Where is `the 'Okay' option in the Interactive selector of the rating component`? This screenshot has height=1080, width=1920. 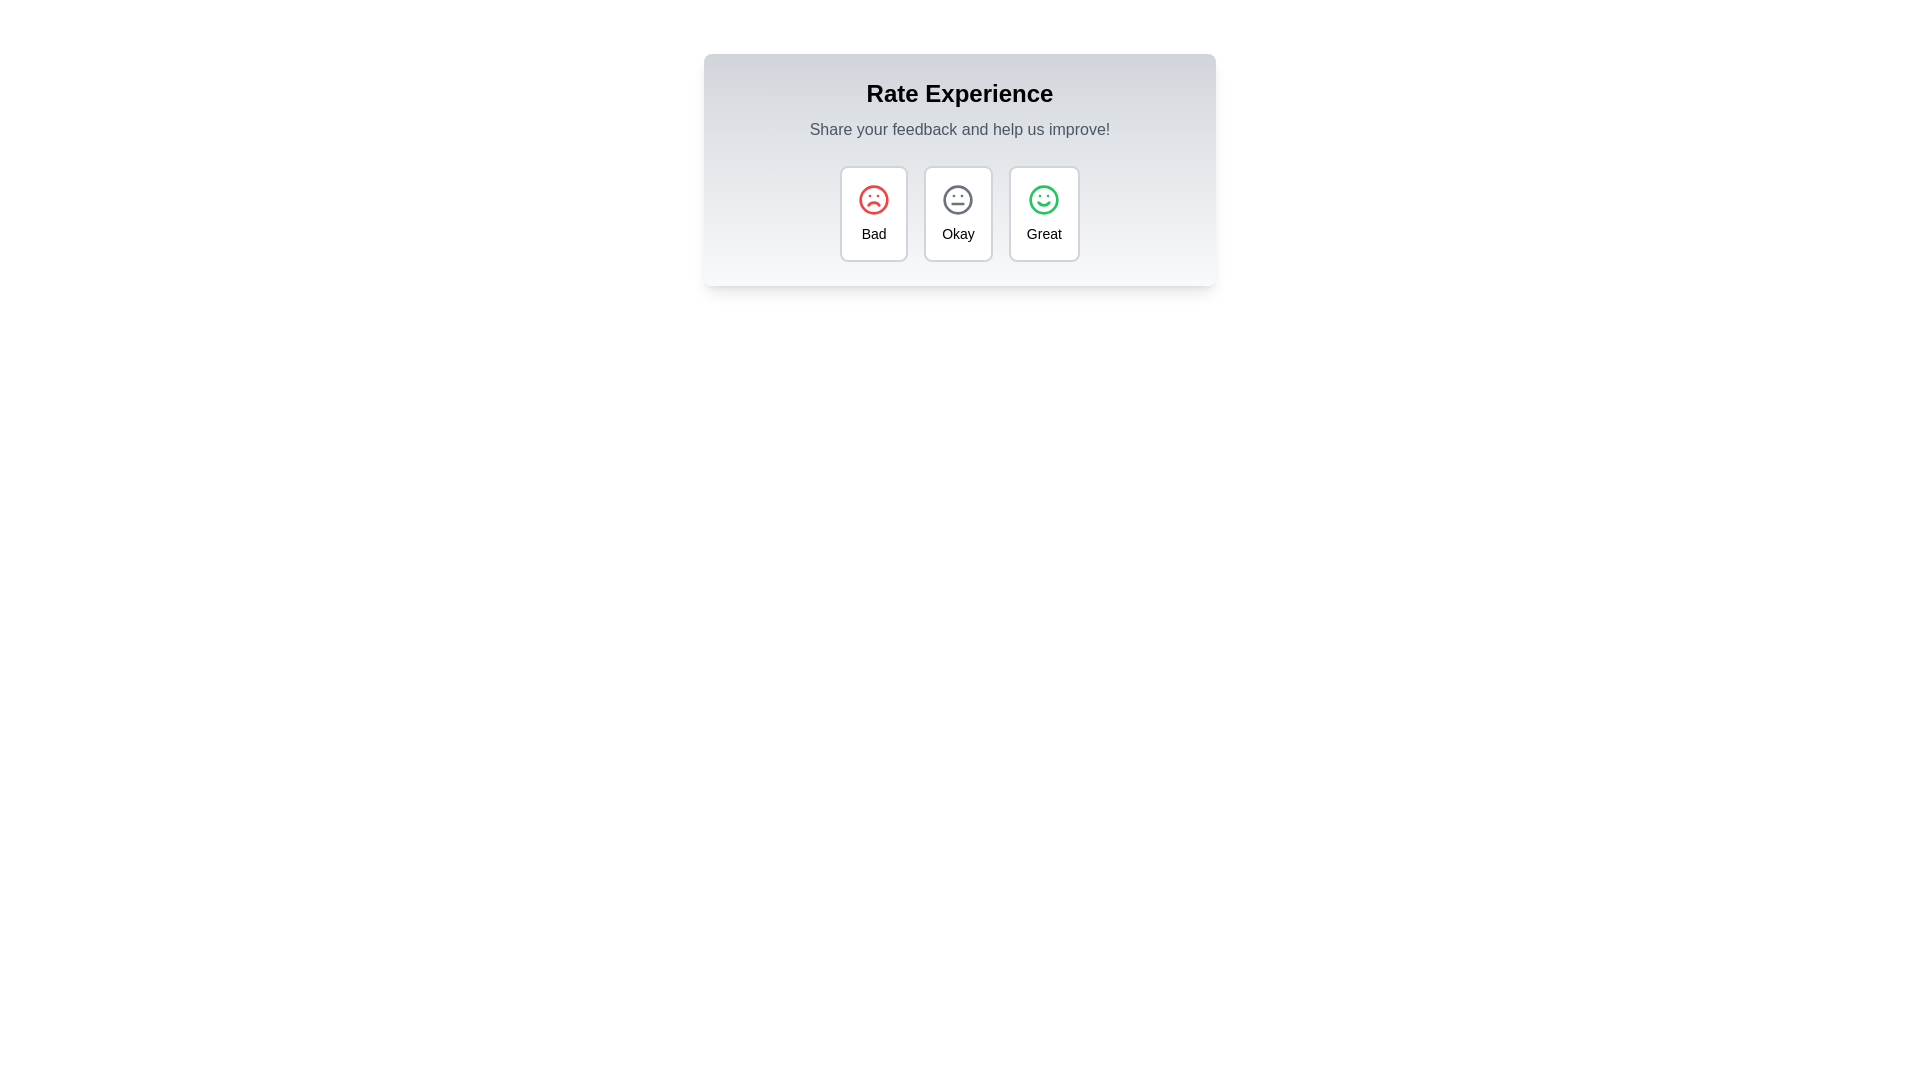 the 'Okay' option in the Interactive selector of the rating component is located at coordinates (960, 213).